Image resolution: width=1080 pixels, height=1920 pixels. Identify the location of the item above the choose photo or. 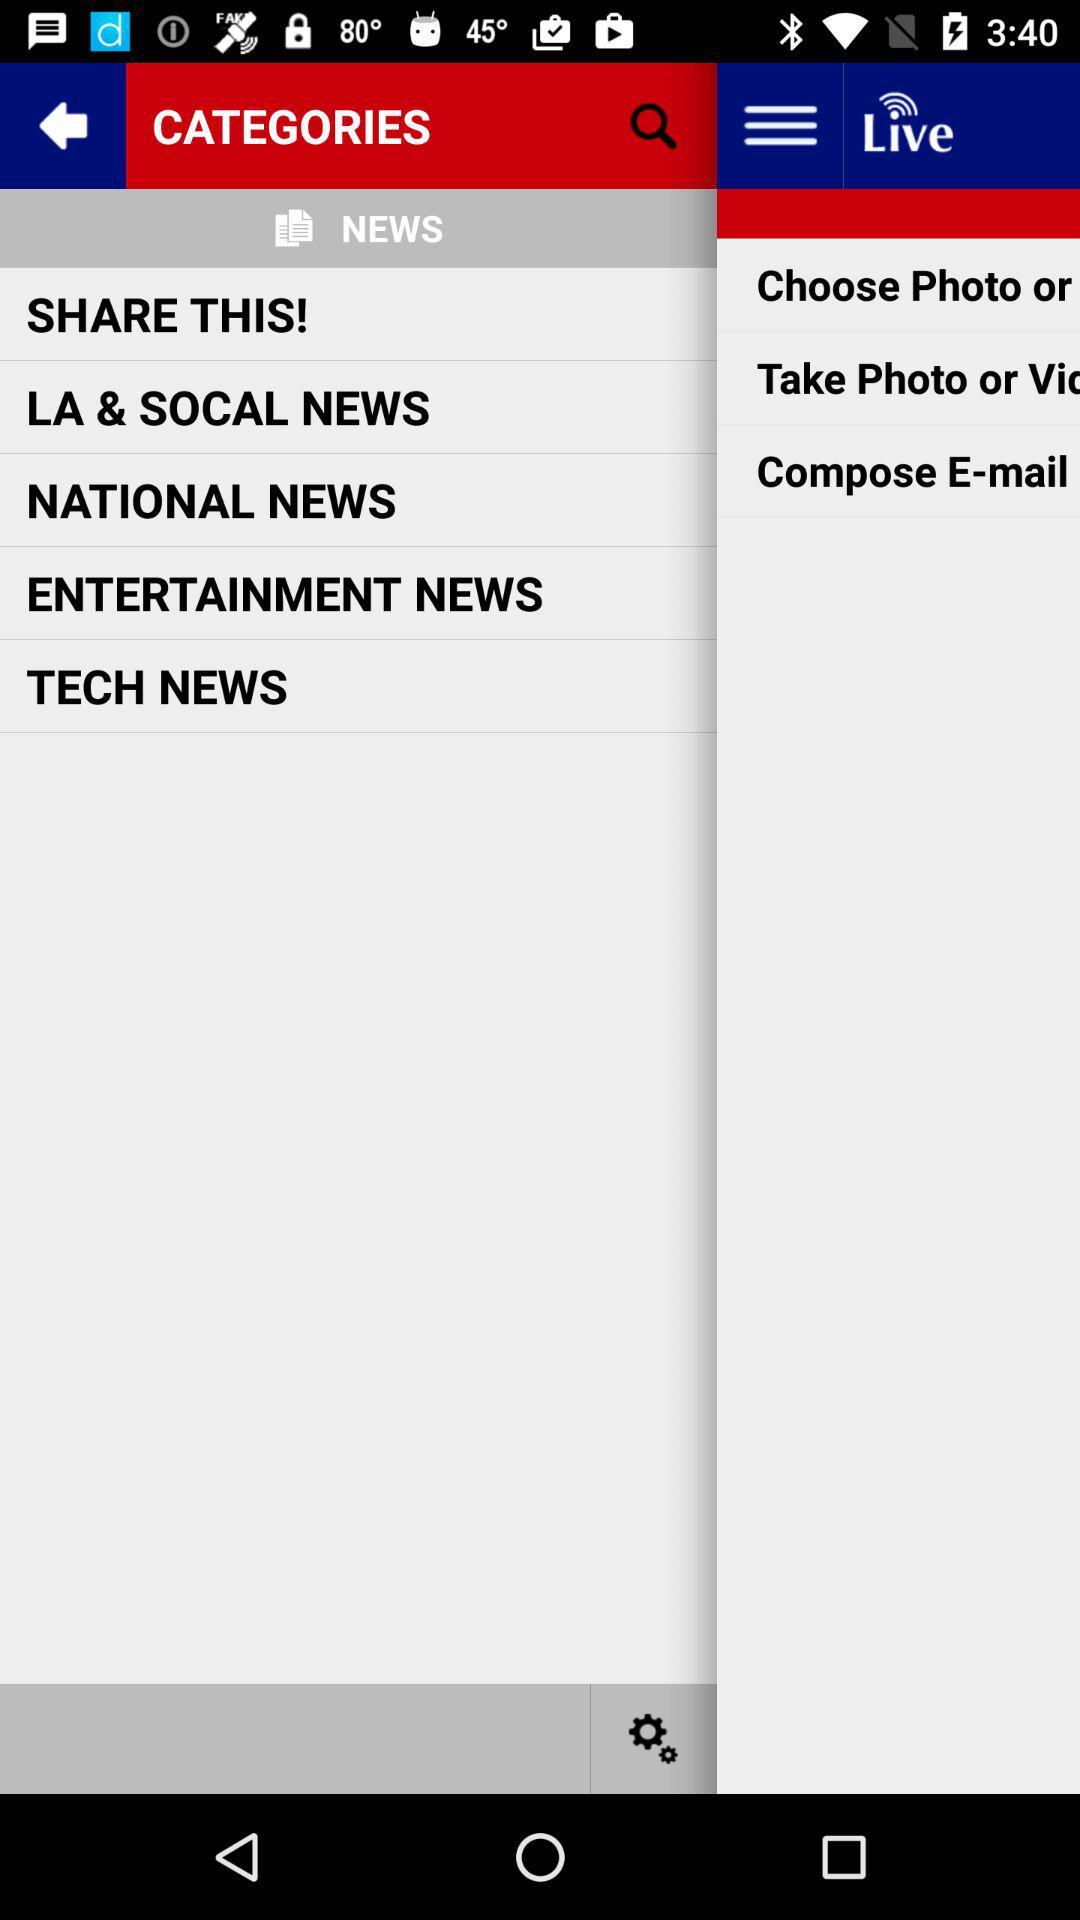
(906, 124).